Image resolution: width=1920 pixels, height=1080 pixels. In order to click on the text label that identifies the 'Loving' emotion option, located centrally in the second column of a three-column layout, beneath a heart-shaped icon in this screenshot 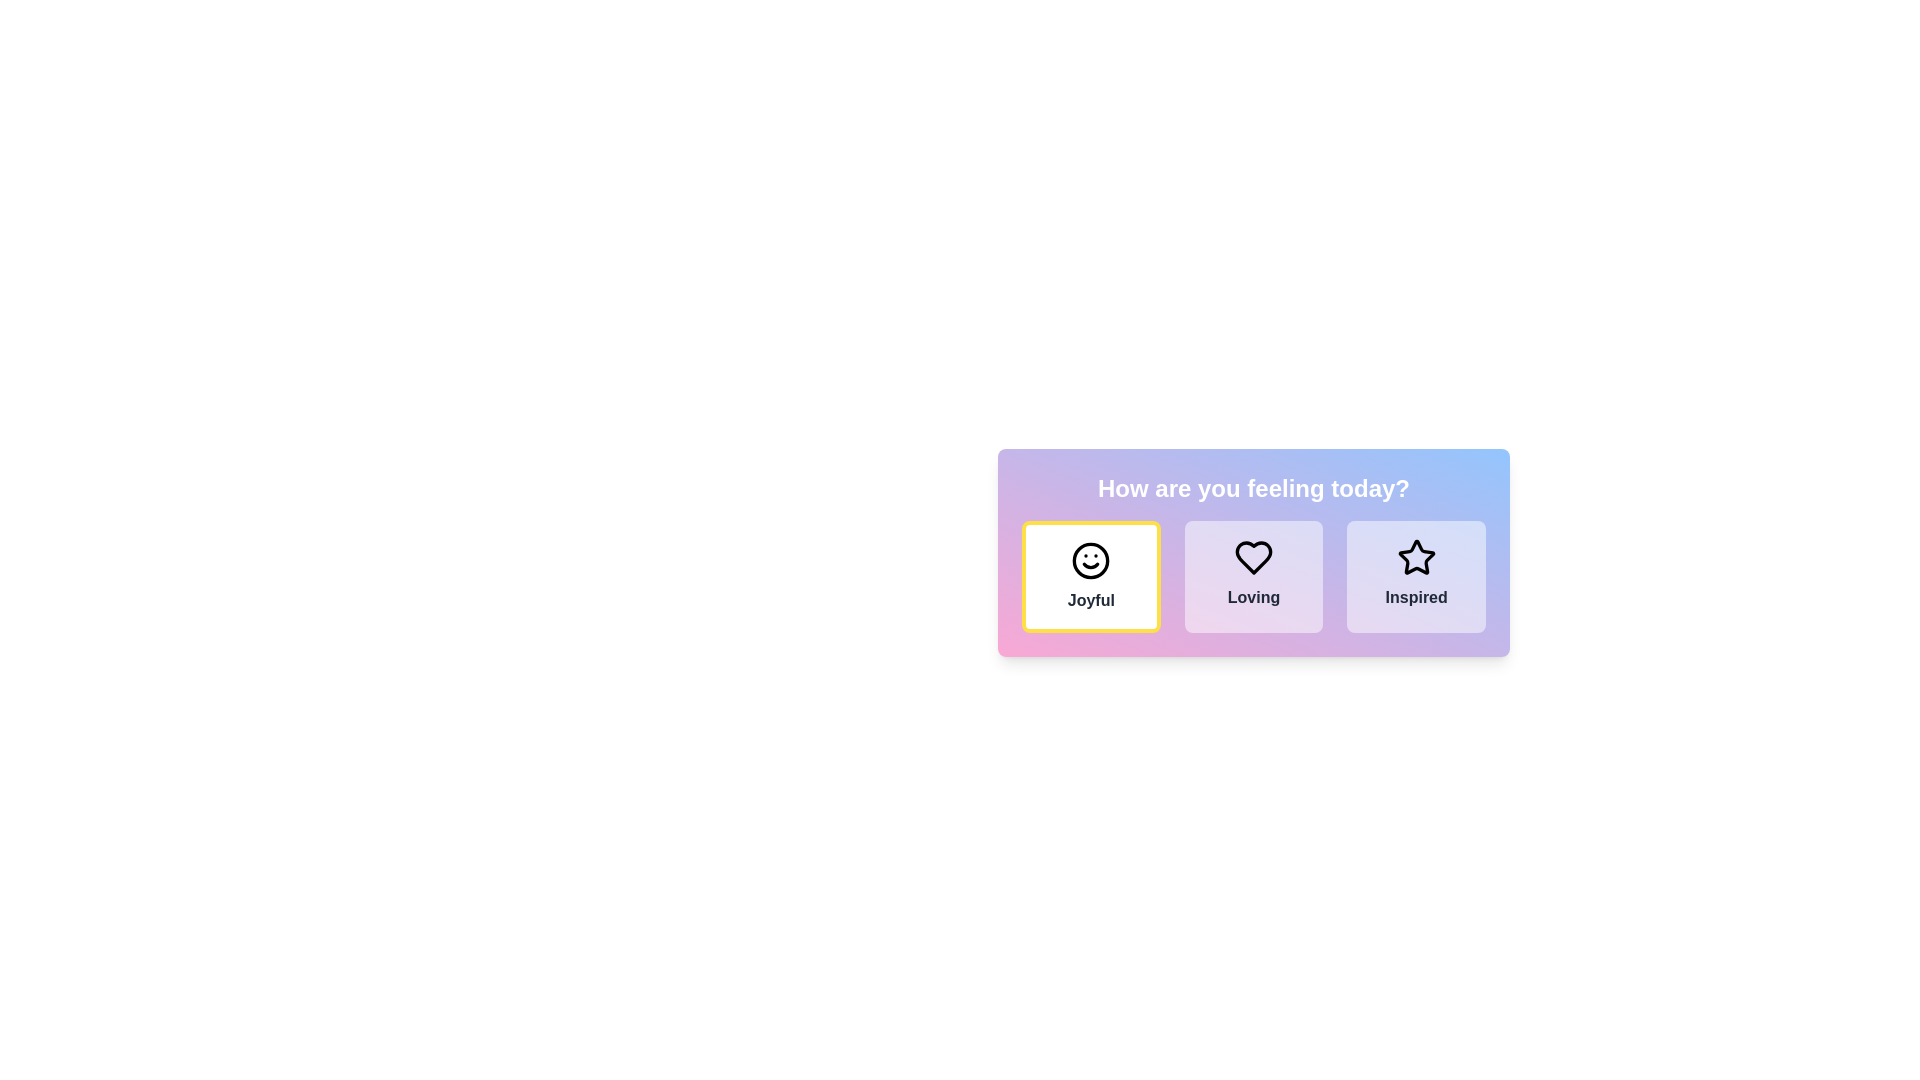, I will do `click(1252, 596)`.